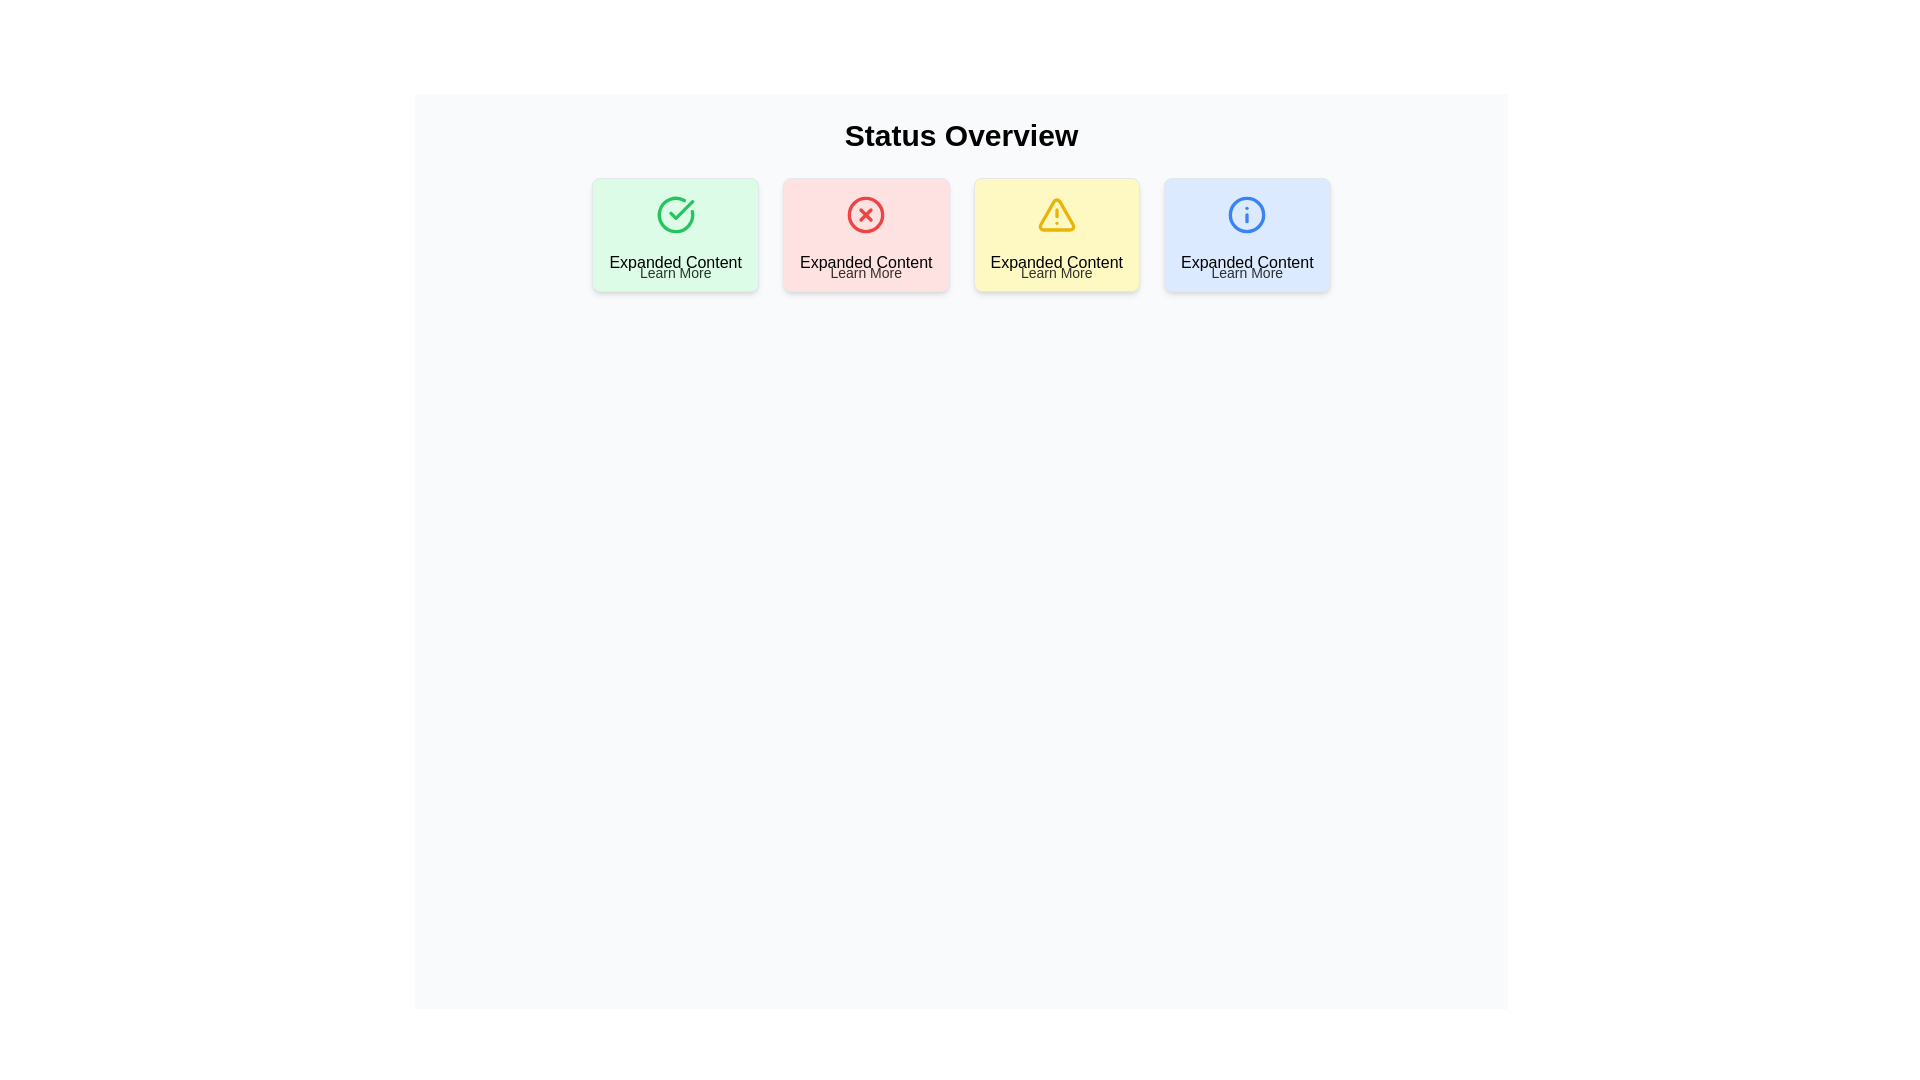 This screenshot has width=1920, height=1080. Describe the element at coordinates (1055, 273) in the screenshot. I see `the hyperlink located at the bottom of the yellow card, directly below the text 'Expanded Content'` at that location.